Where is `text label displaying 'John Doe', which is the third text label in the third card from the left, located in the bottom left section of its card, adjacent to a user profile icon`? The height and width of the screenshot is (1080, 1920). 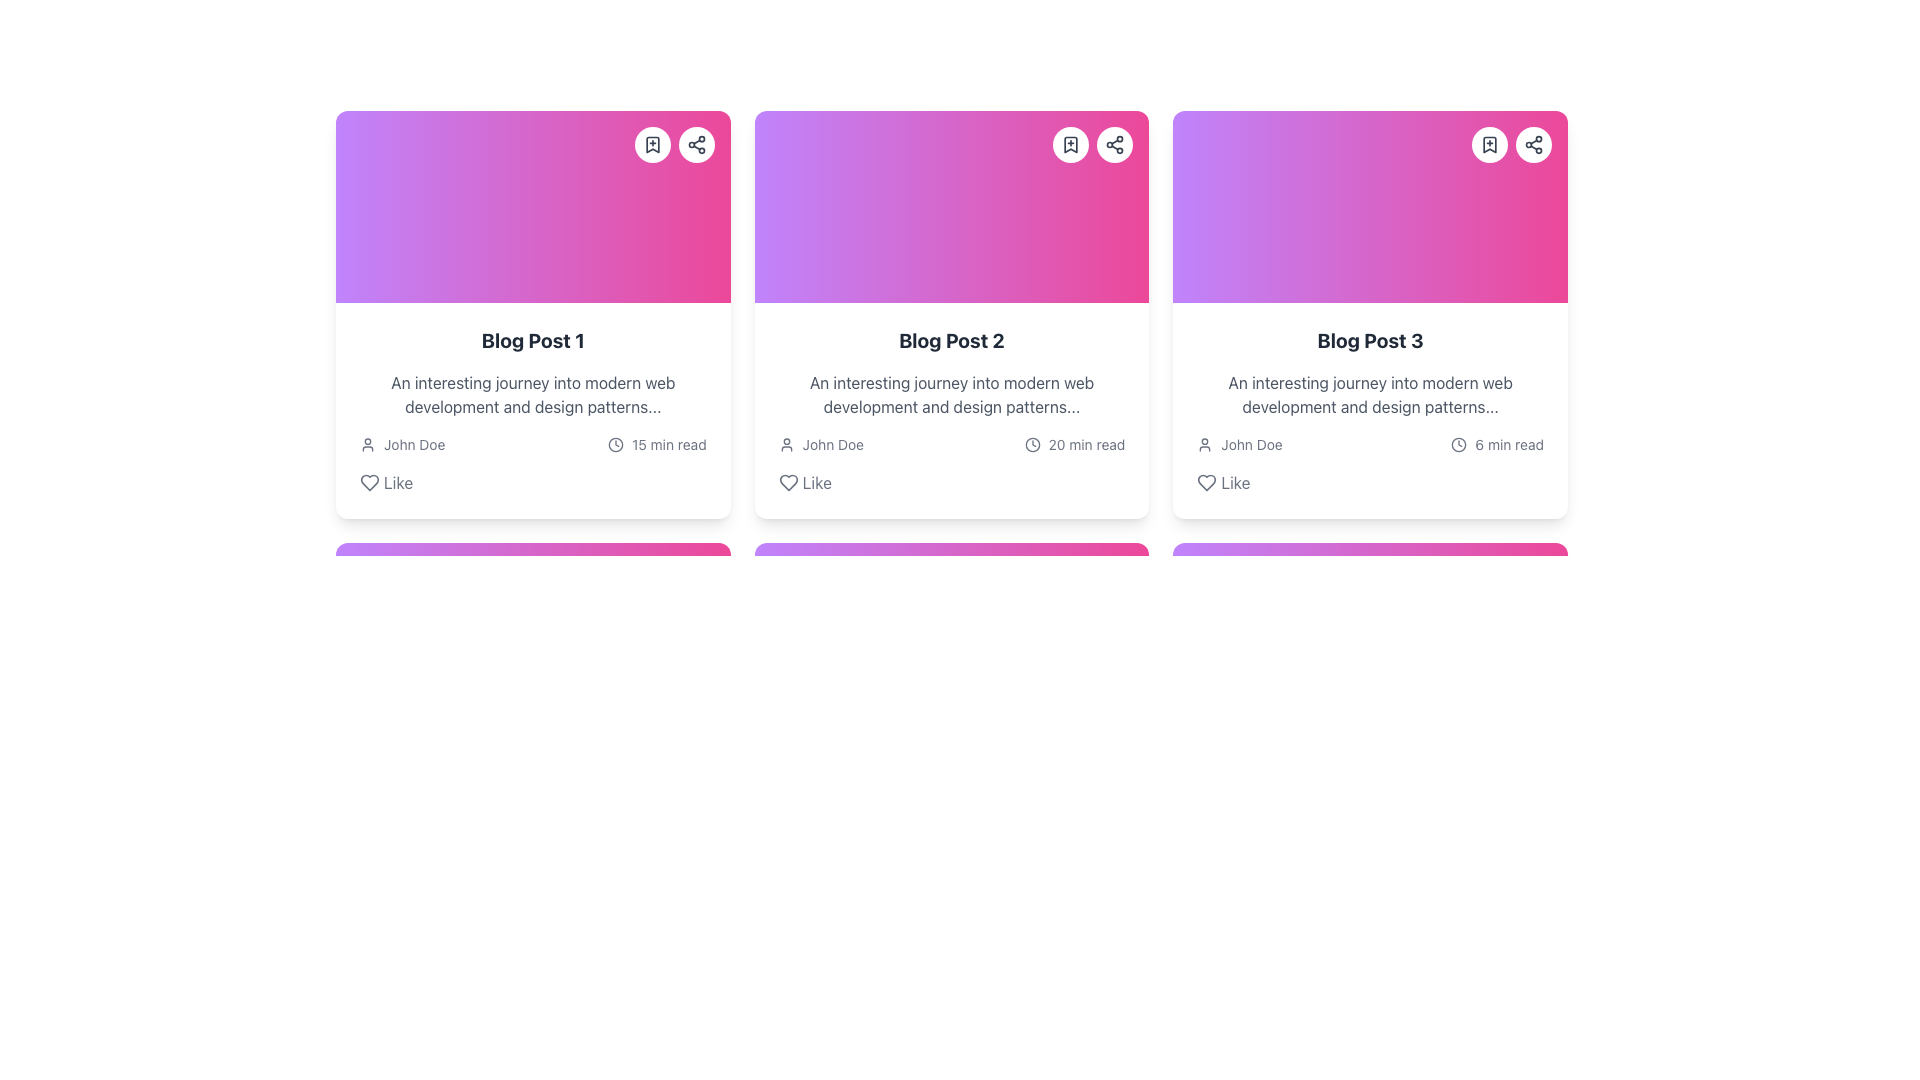 text label displaying 'John Doe', which is the third text label in the third card from the left, located in the bottom left section of its card, adjacent to a user profile icon is located at coordinates (1251, 443).